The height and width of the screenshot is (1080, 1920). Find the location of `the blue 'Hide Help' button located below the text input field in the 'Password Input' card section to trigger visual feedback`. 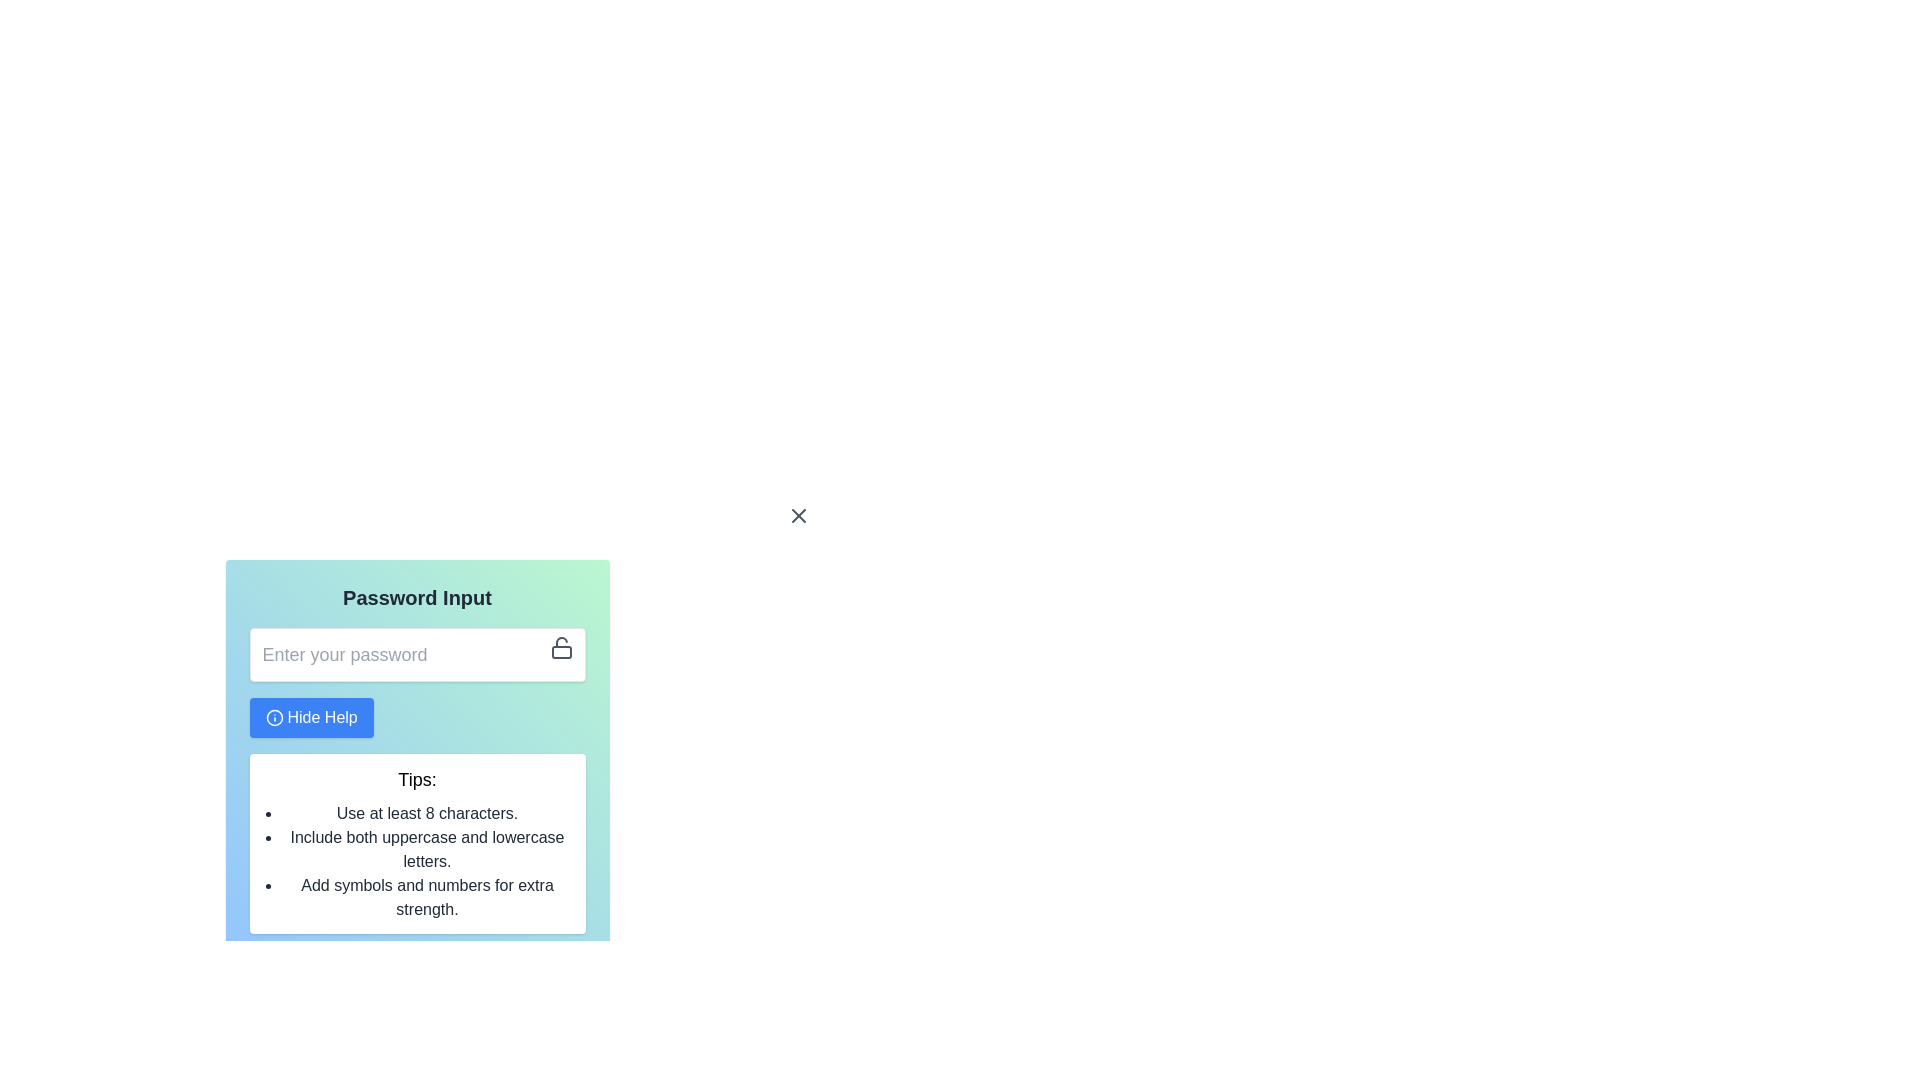

the blue 'Hide Help' button located below the text input field in the 'Password Input' card section to trigger visual feedback is located at coordinates (310, 716).